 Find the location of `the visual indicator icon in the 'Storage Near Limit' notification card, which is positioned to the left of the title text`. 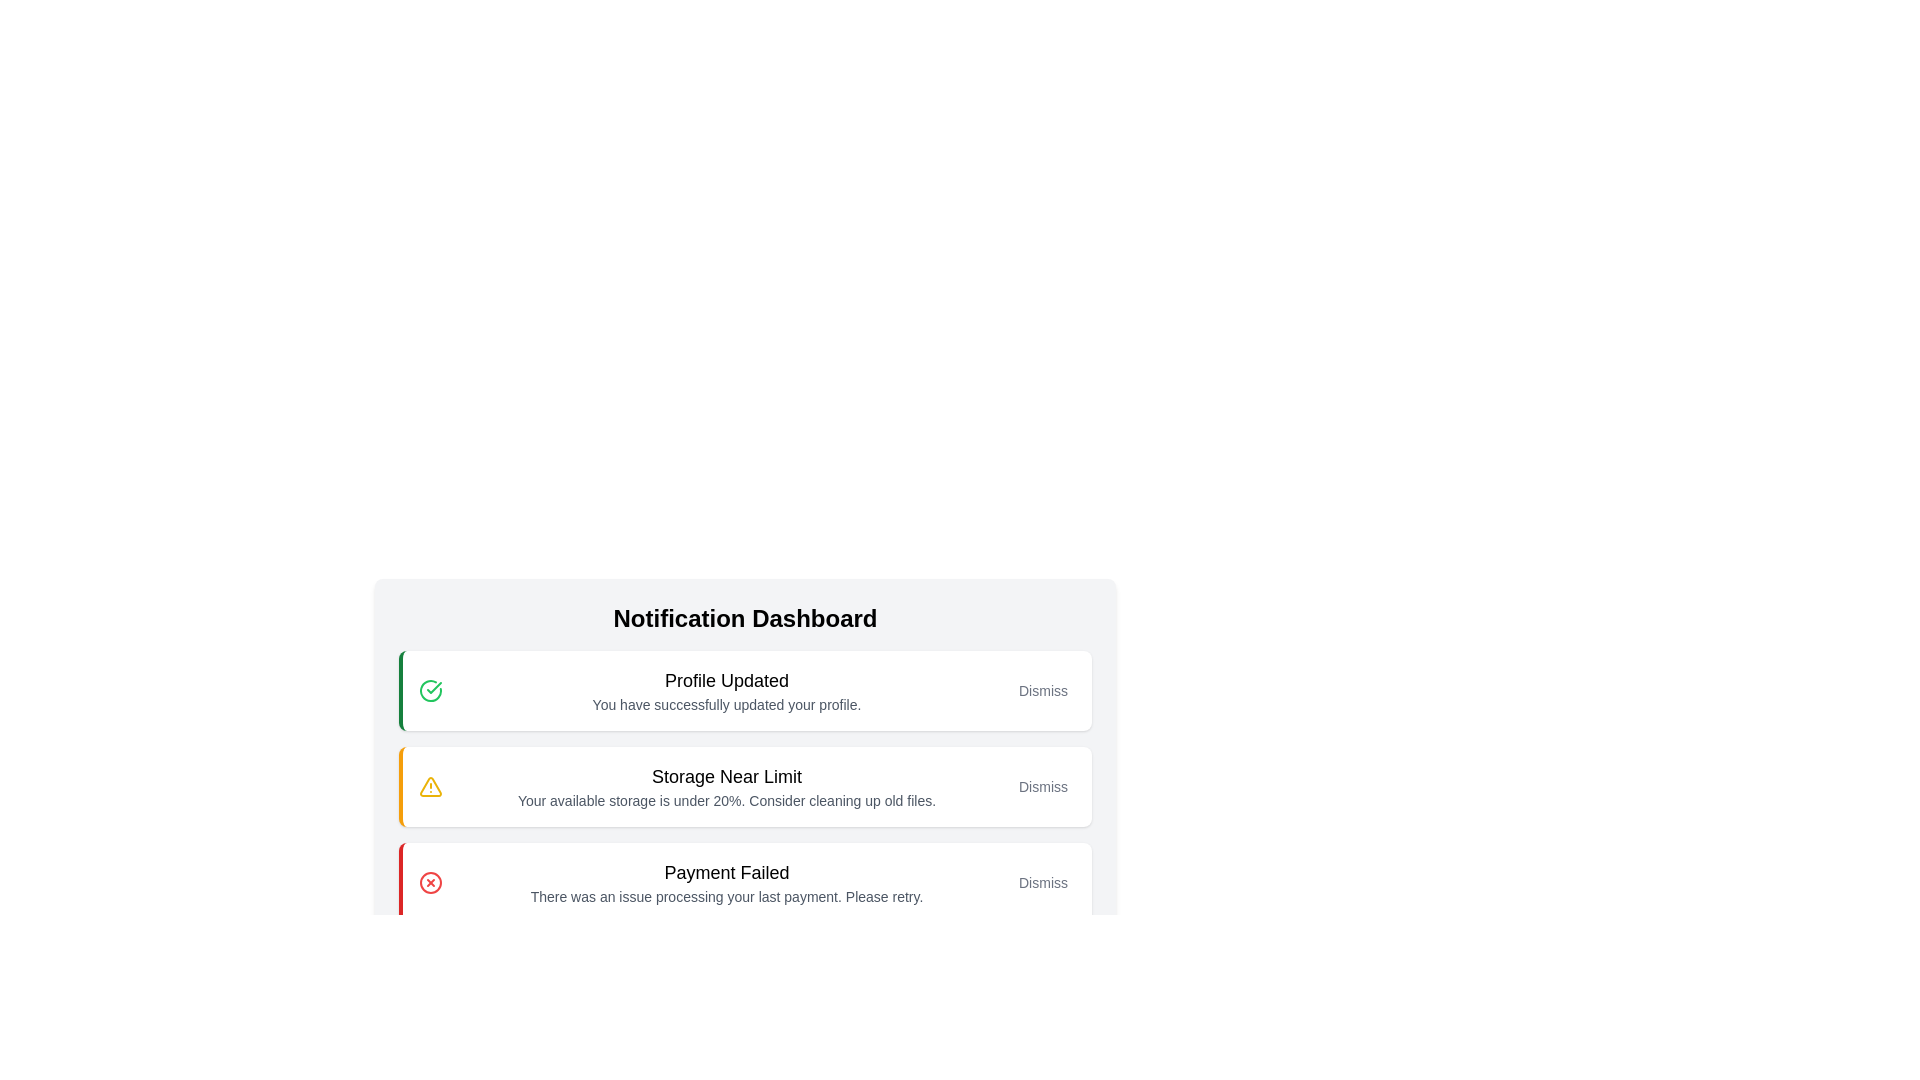

the visual indicator icon in the 'Storage Near Limit' notification card, which is positioned to the left of the title text is located at coordinates (430, 785).